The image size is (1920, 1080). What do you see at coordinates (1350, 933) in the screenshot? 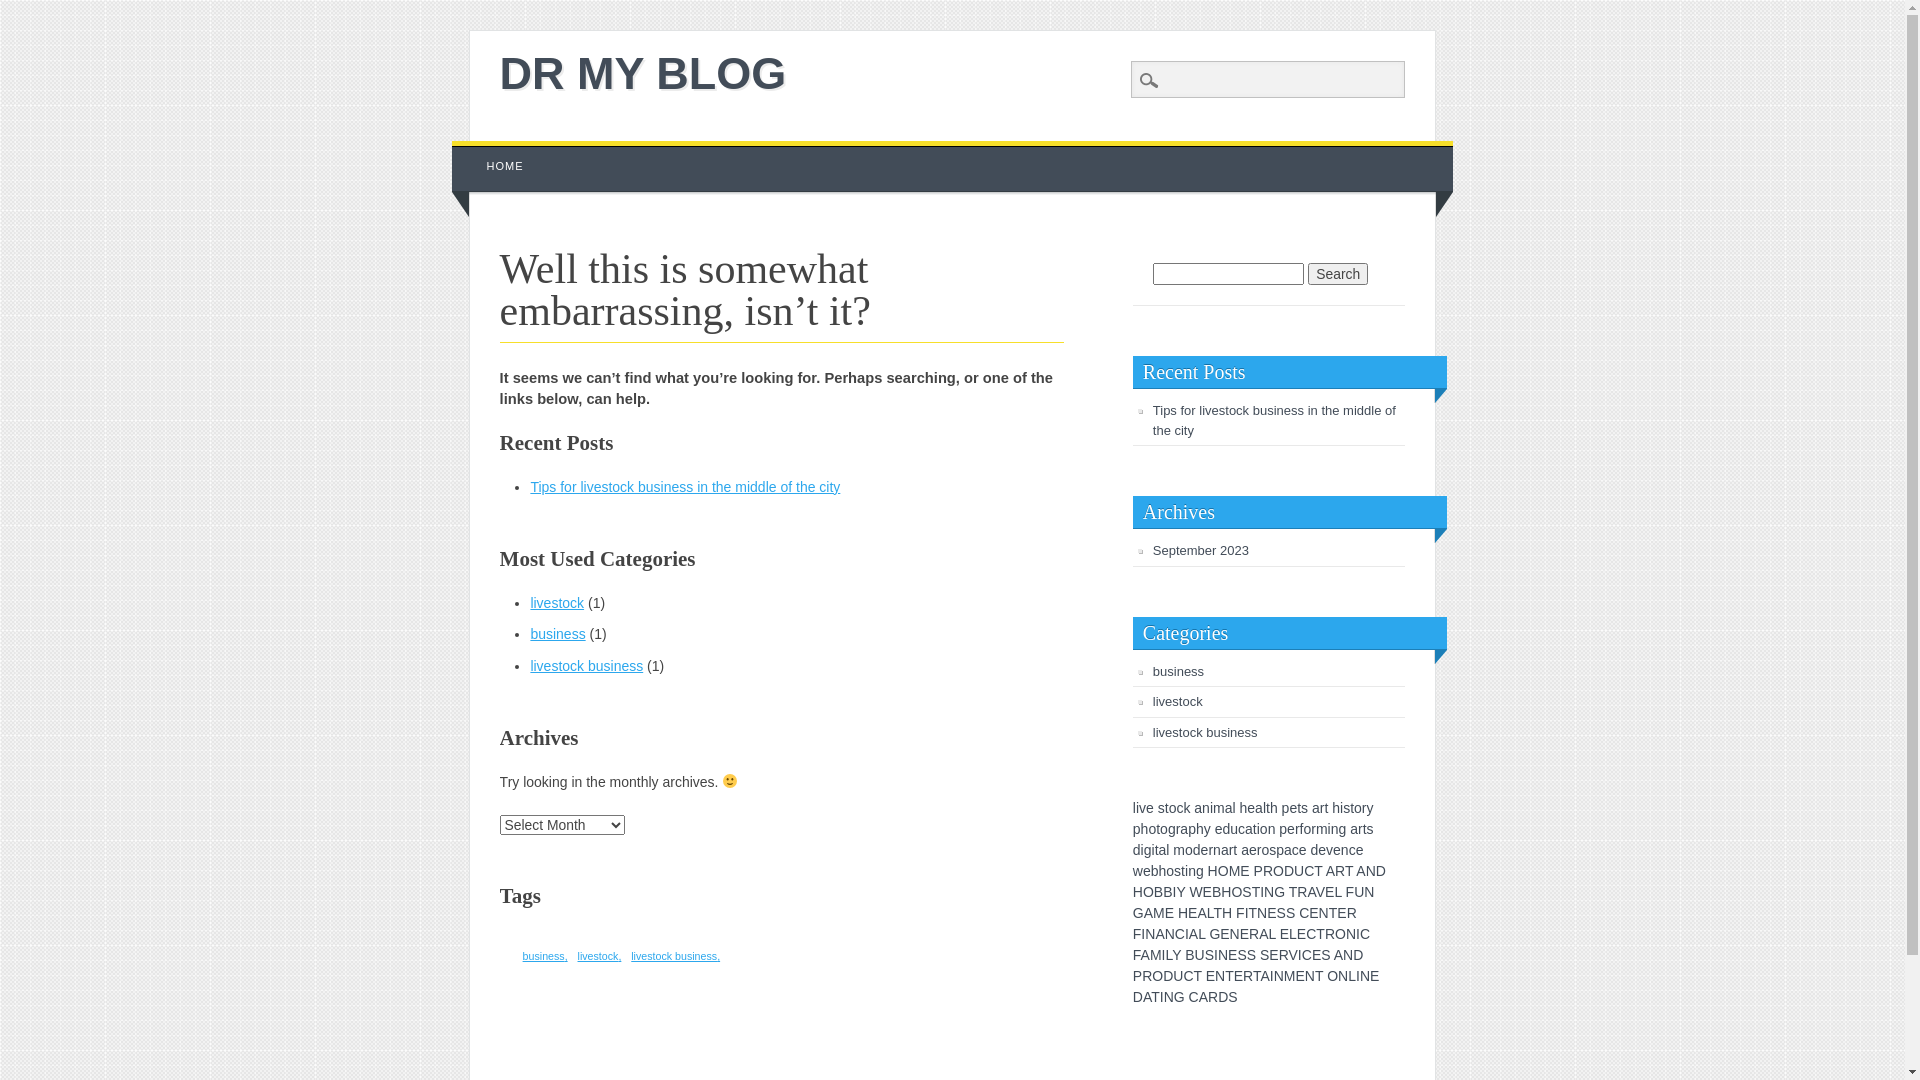
I see `'N'` at bounding box center [1350, 933].